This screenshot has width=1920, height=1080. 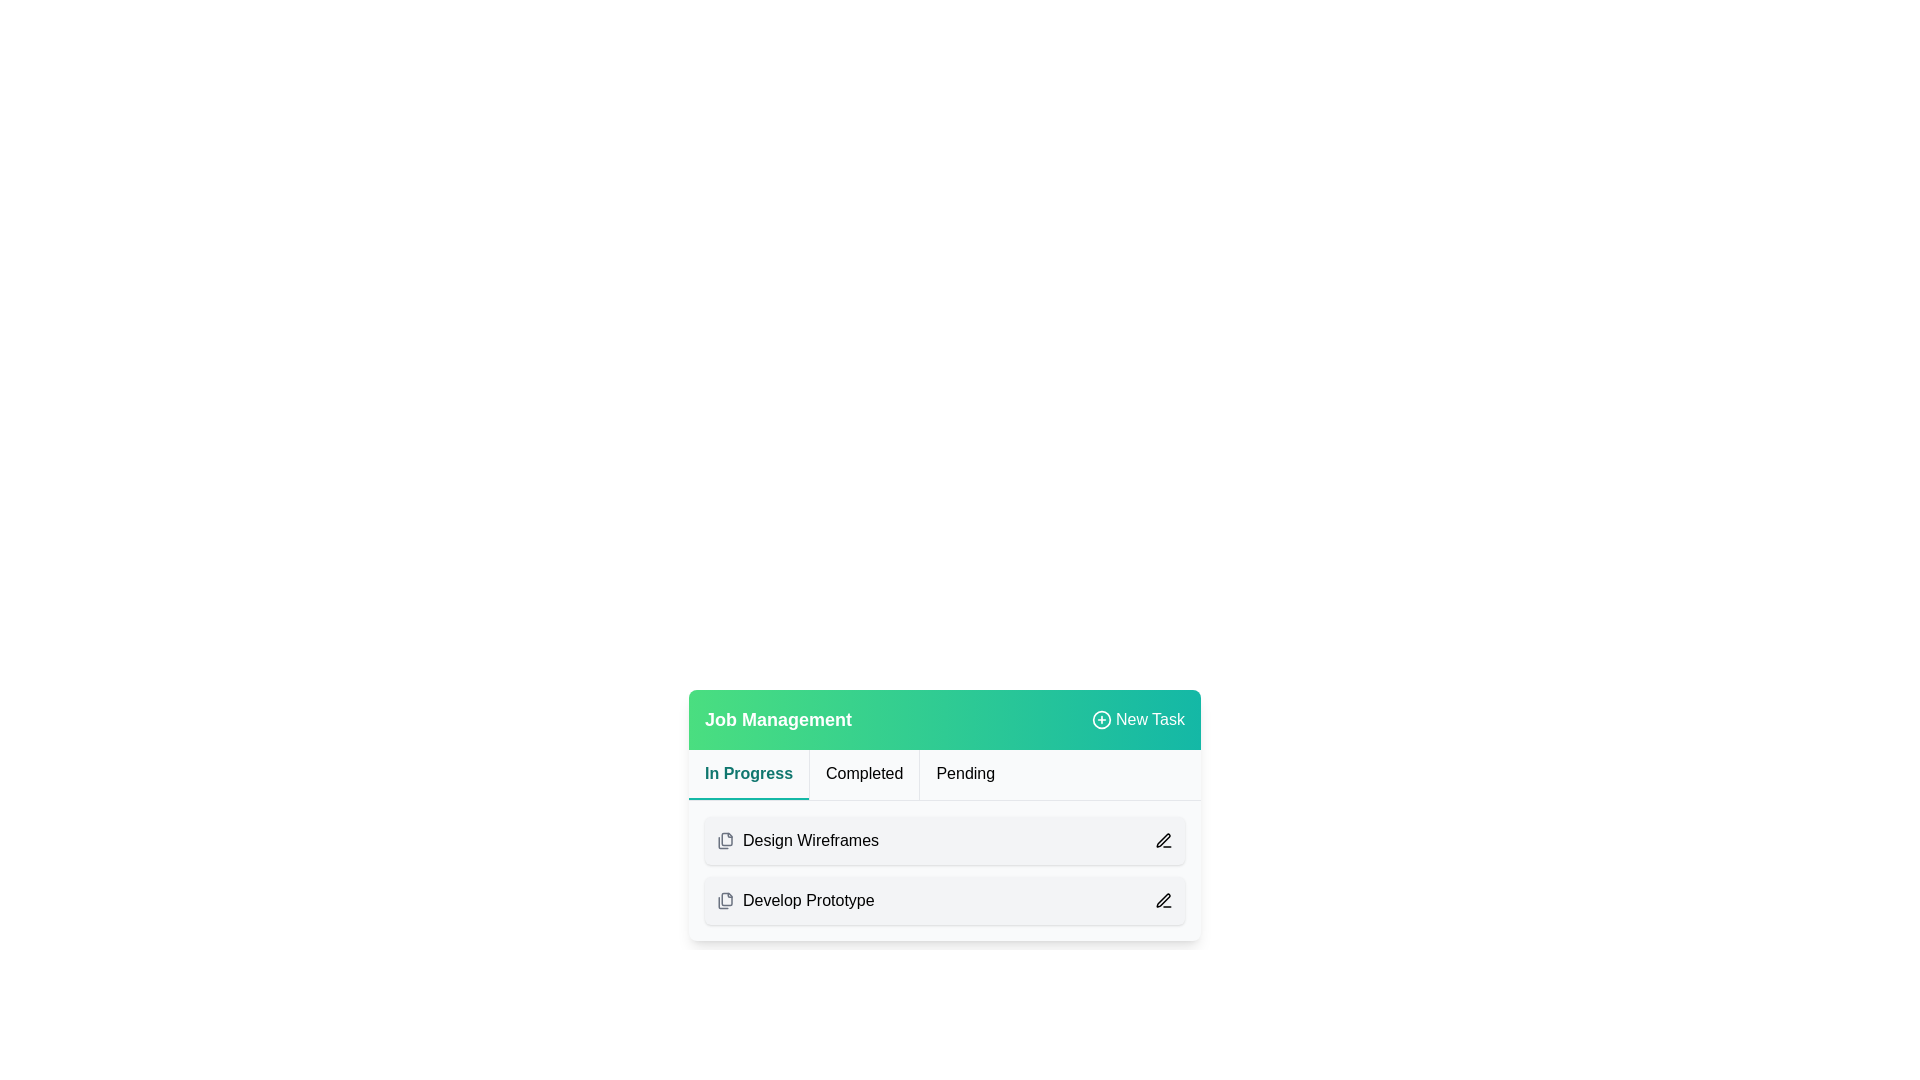 What do you see at coordinates (724, 901) in the screenshot?
I see `the gray document stack icon located to the left of the 'Develop Prototype' task in the 'In Progress' tab` at bounding box center [724, 901].